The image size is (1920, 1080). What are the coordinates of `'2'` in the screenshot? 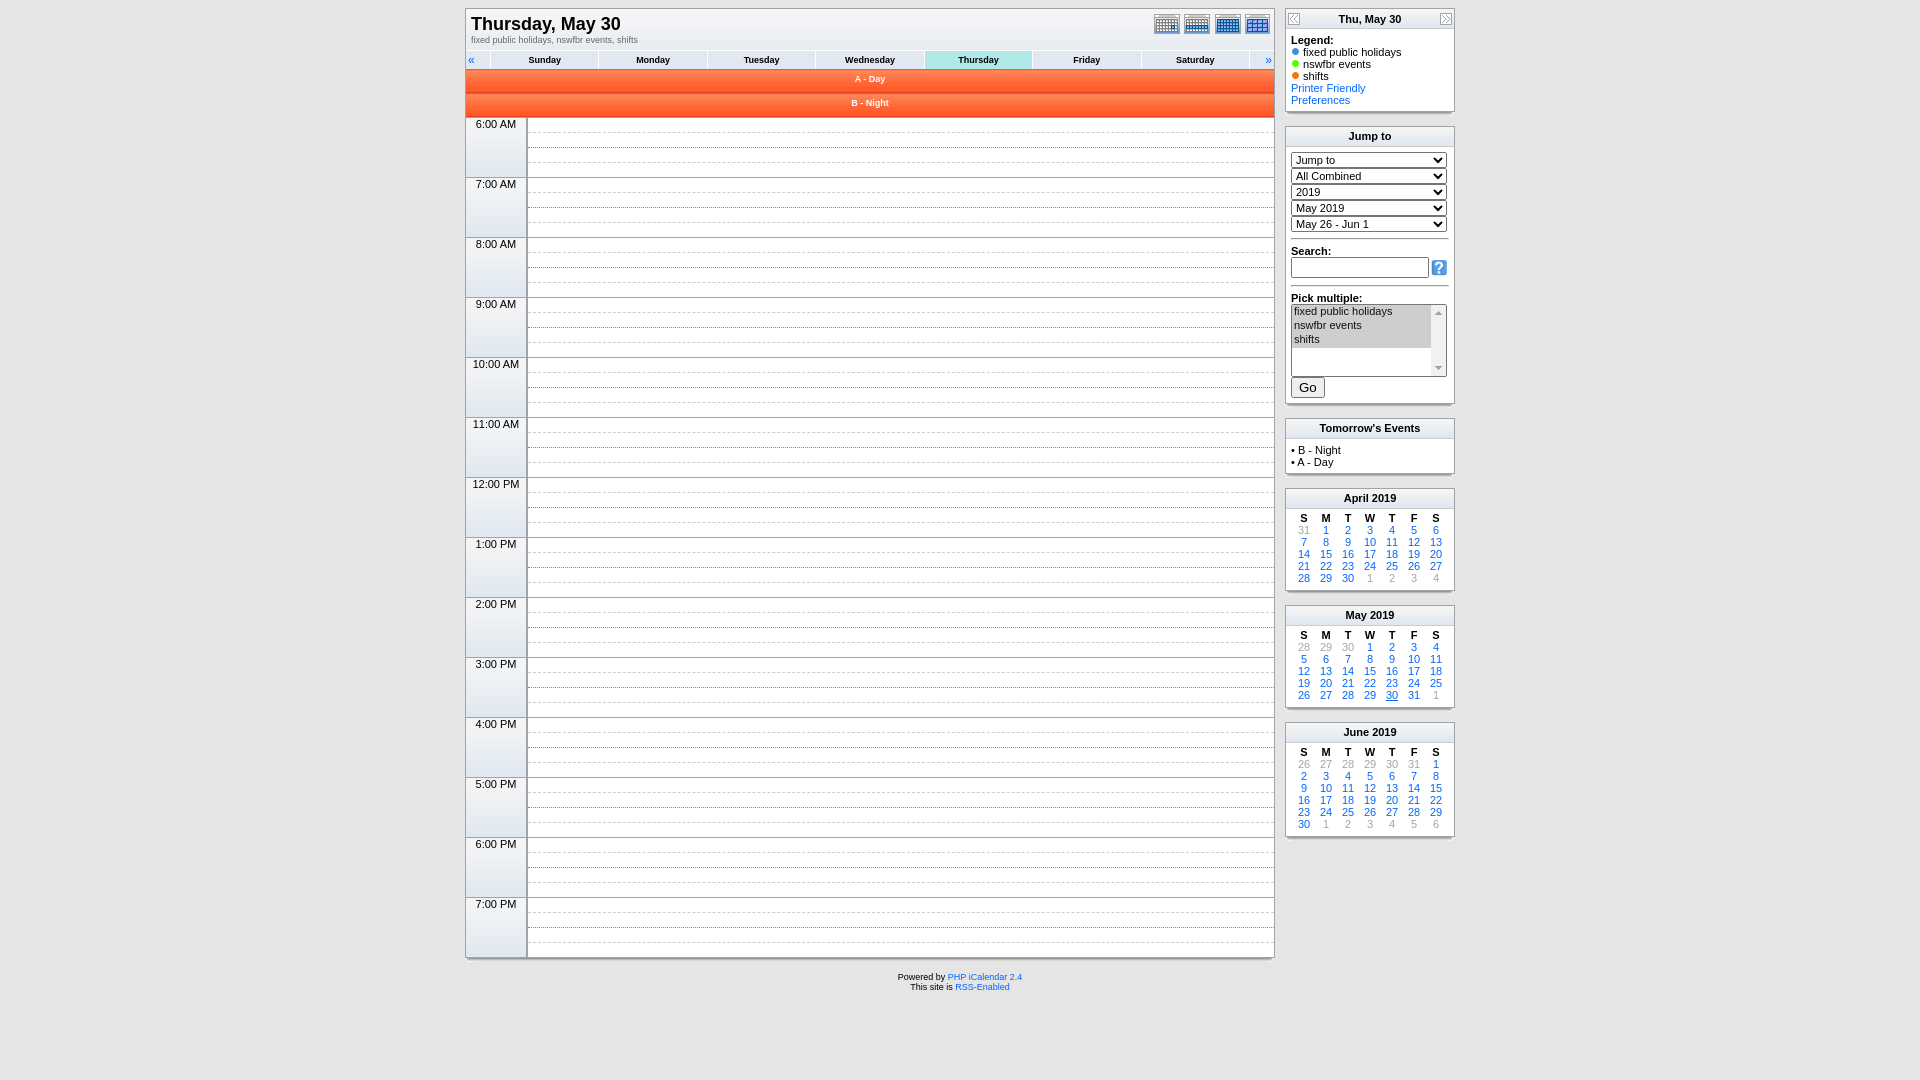 It's located at (1348, 528).